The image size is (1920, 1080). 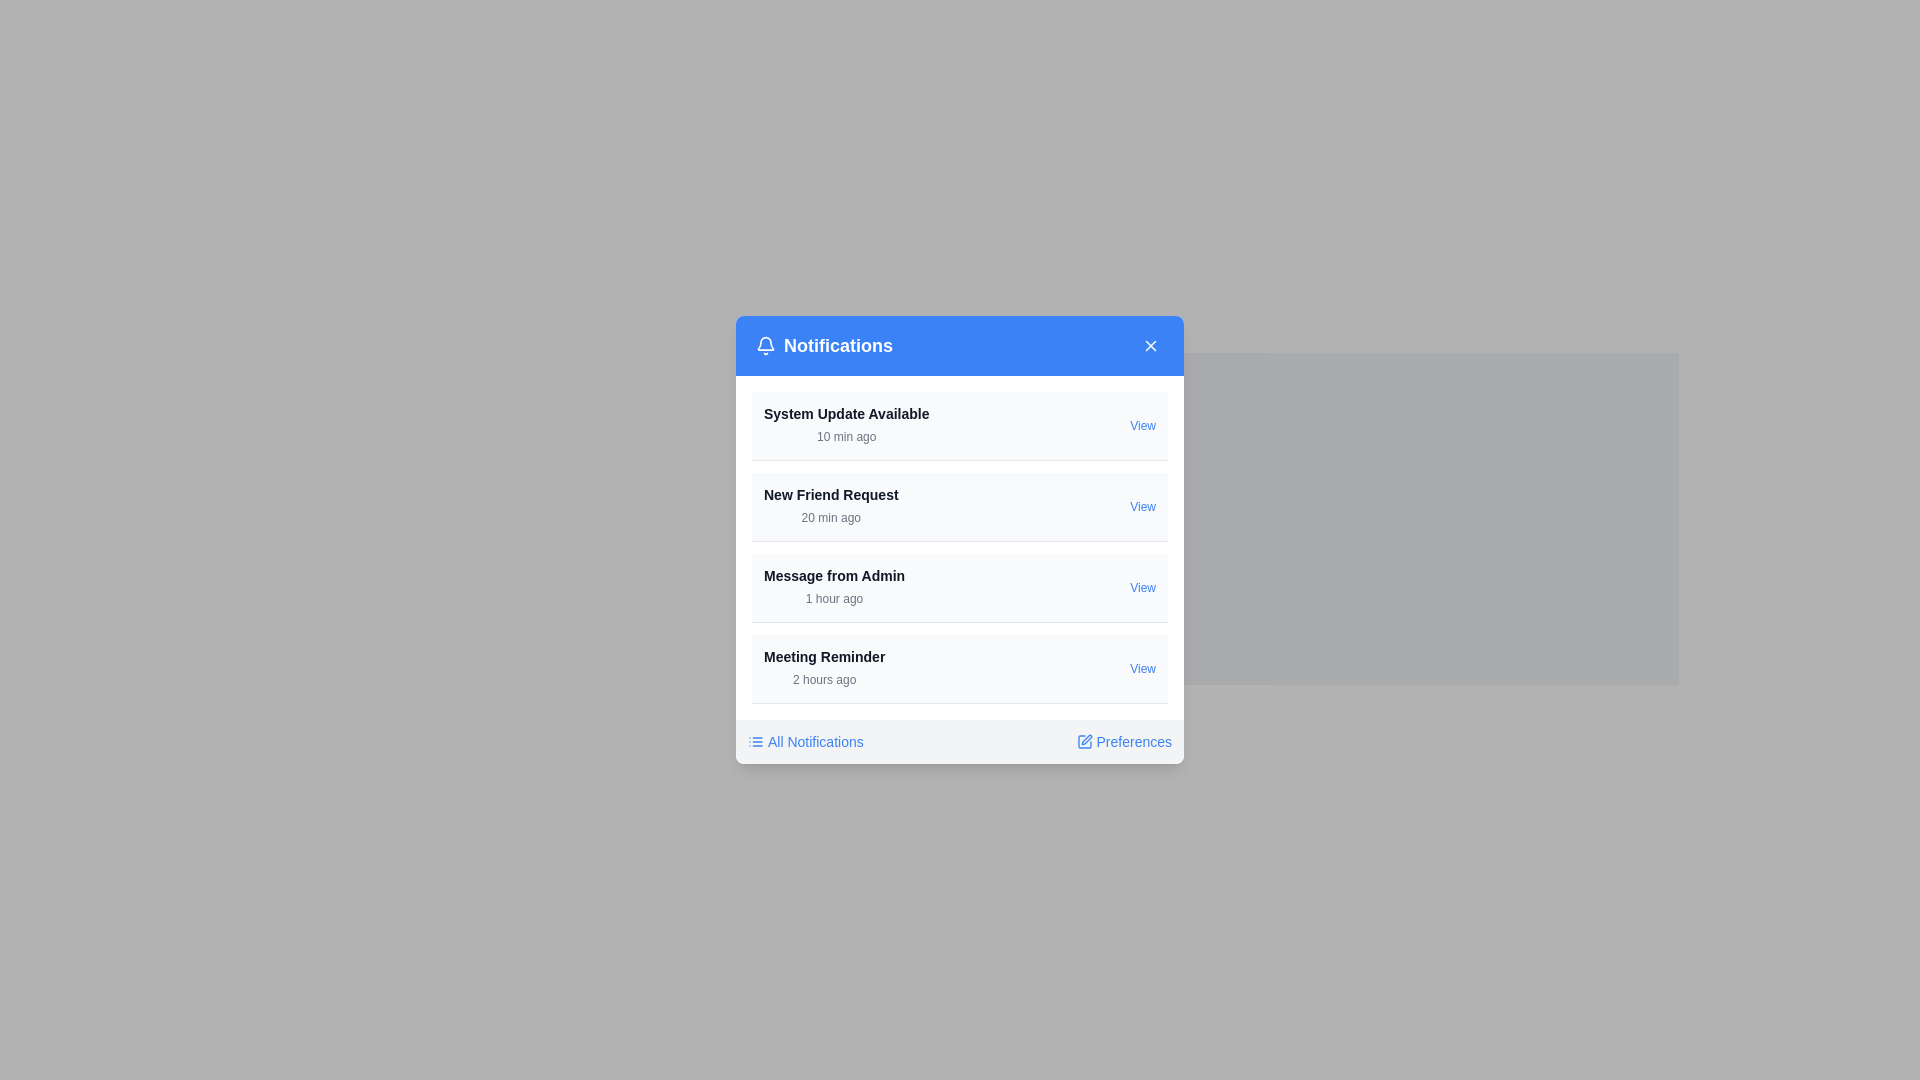 What do you see at coordinates (846, 412) in the screenshot?
I see `the text label conveying the title or summary of the notification related to a system update, which is located at the top of the notification panel, above the timestamp '10 min ago'` at bounding box center [846, 412].